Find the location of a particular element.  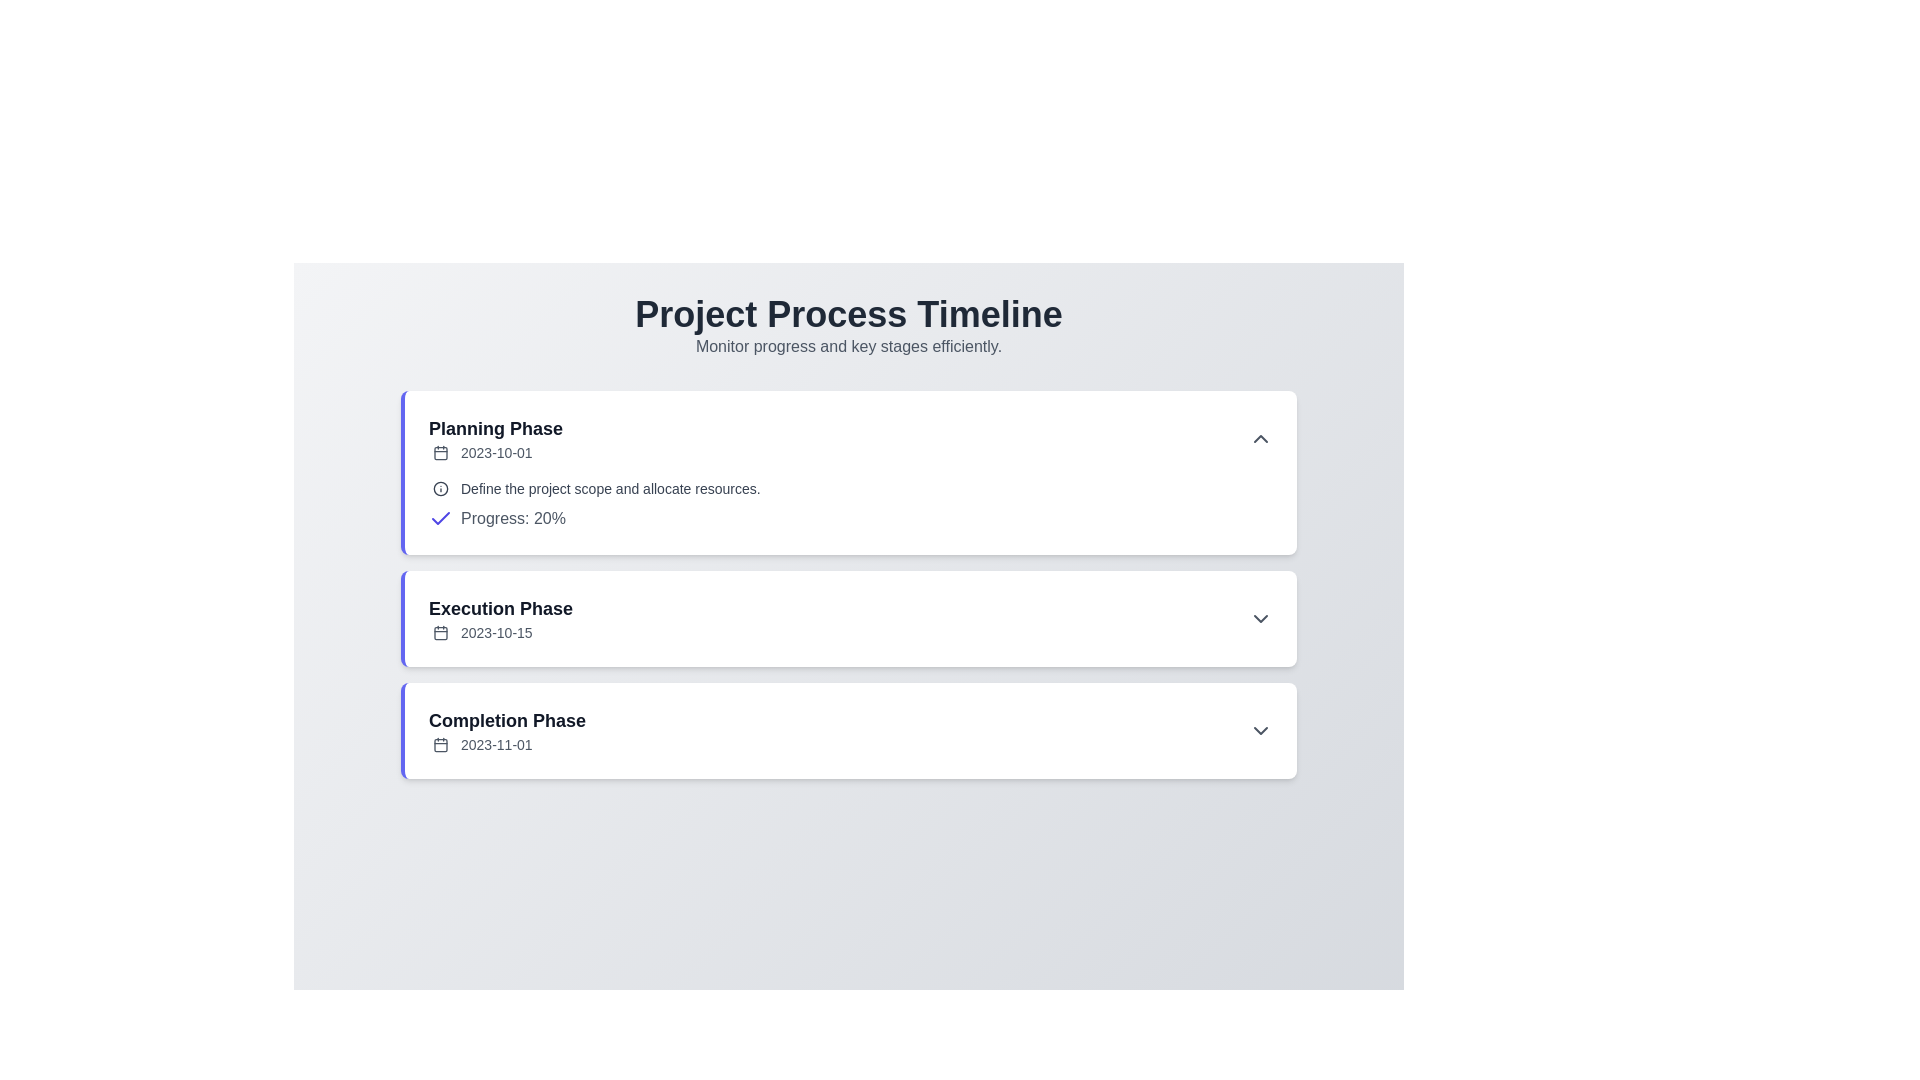

Text Label indicating the project phase titled 'Planning Phase 2023-10-01', located above the date text '2023-10-01' and a calendar icon, by hovering over it is located at coordinates (495, 427).